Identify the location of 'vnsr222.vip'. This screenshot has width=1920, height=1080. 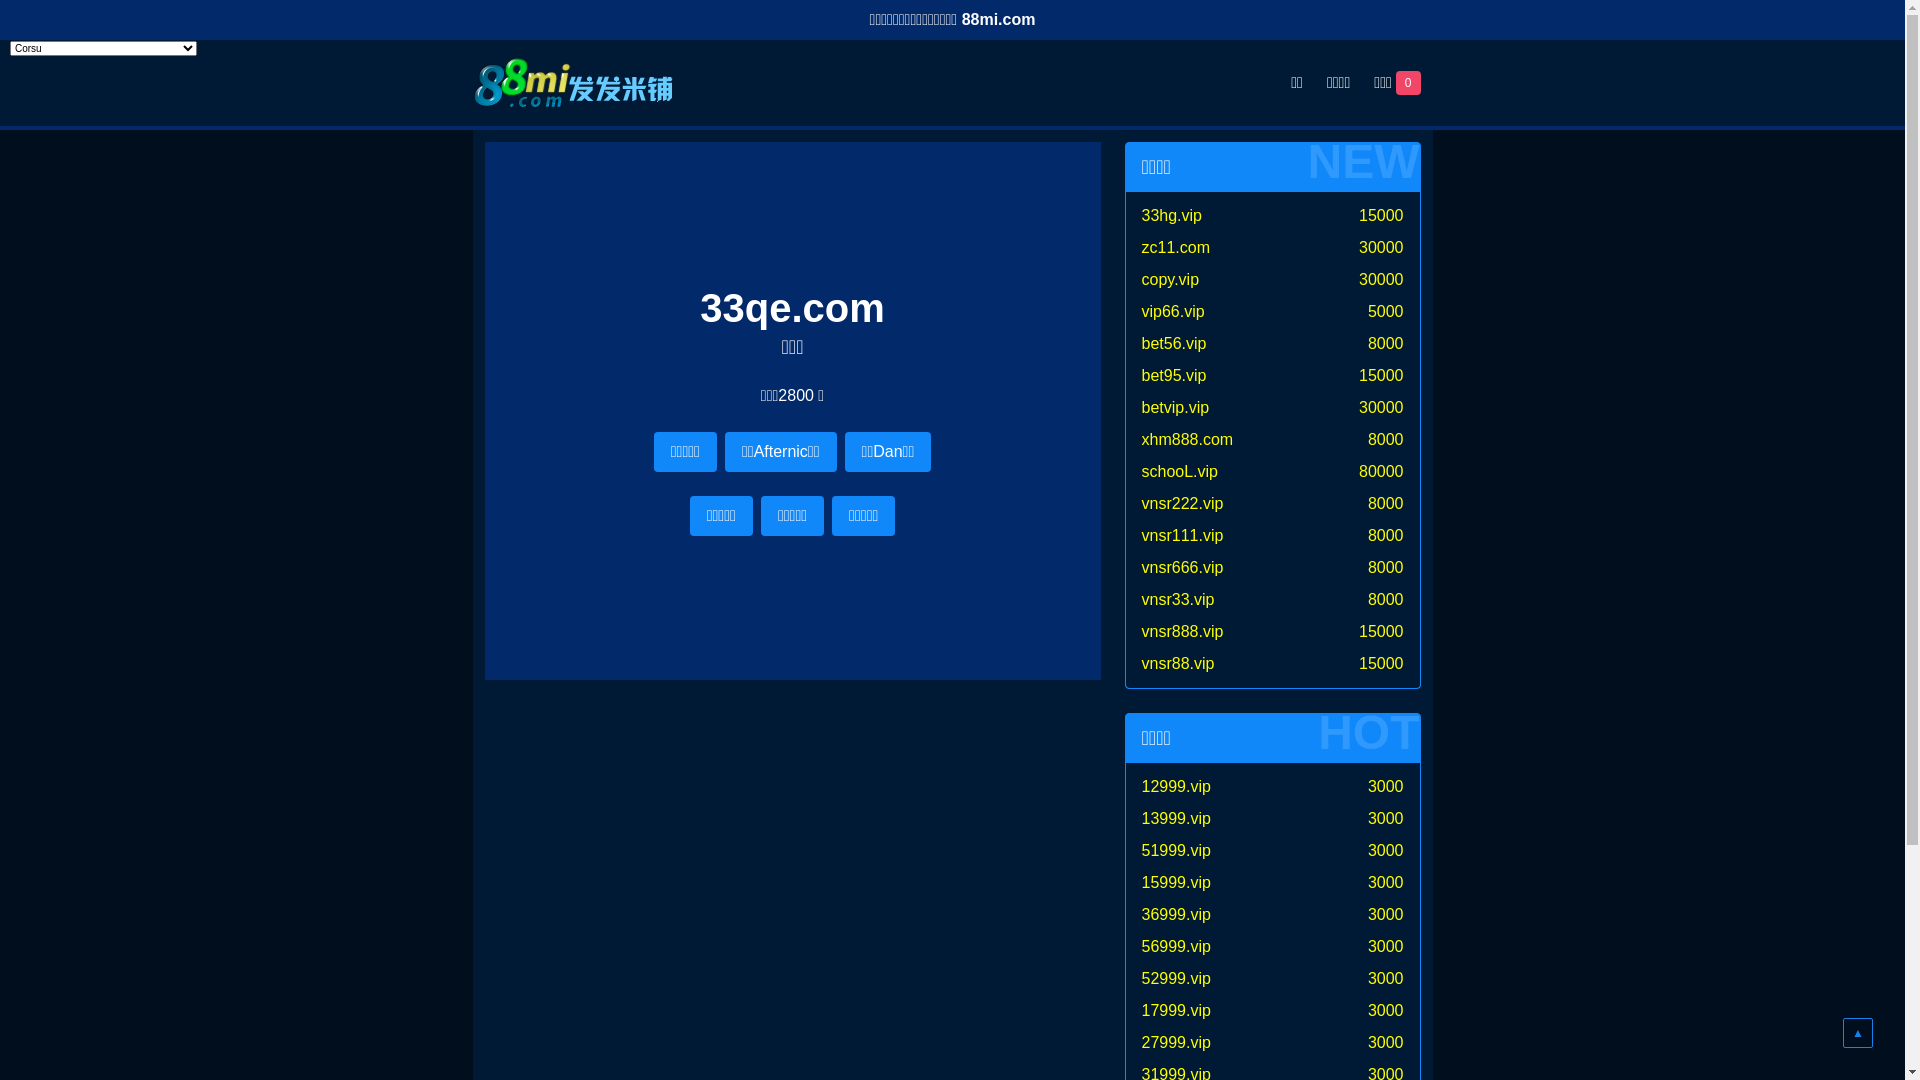
(1182, 502).